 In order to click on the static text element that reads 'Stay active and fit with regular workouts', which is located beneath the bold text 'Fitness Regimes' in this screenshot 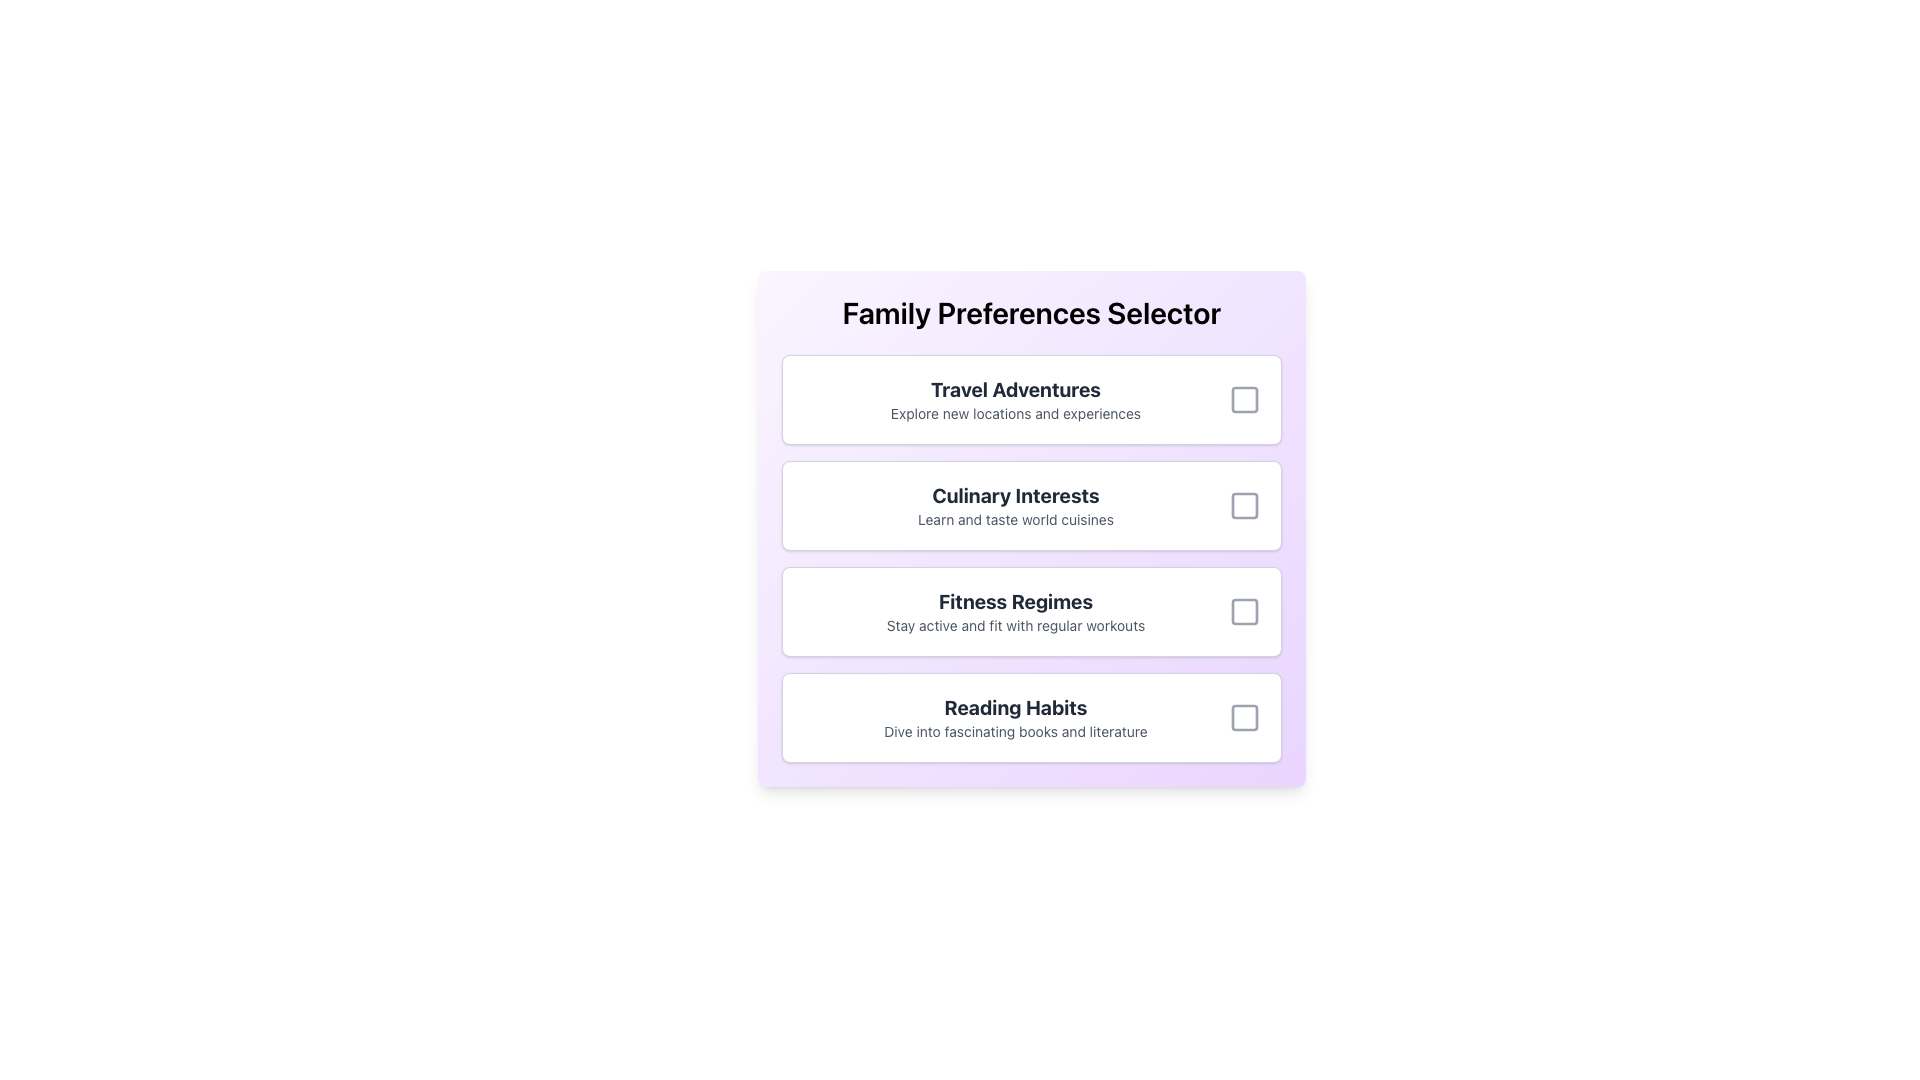, I will do `click(1016, 624)`.